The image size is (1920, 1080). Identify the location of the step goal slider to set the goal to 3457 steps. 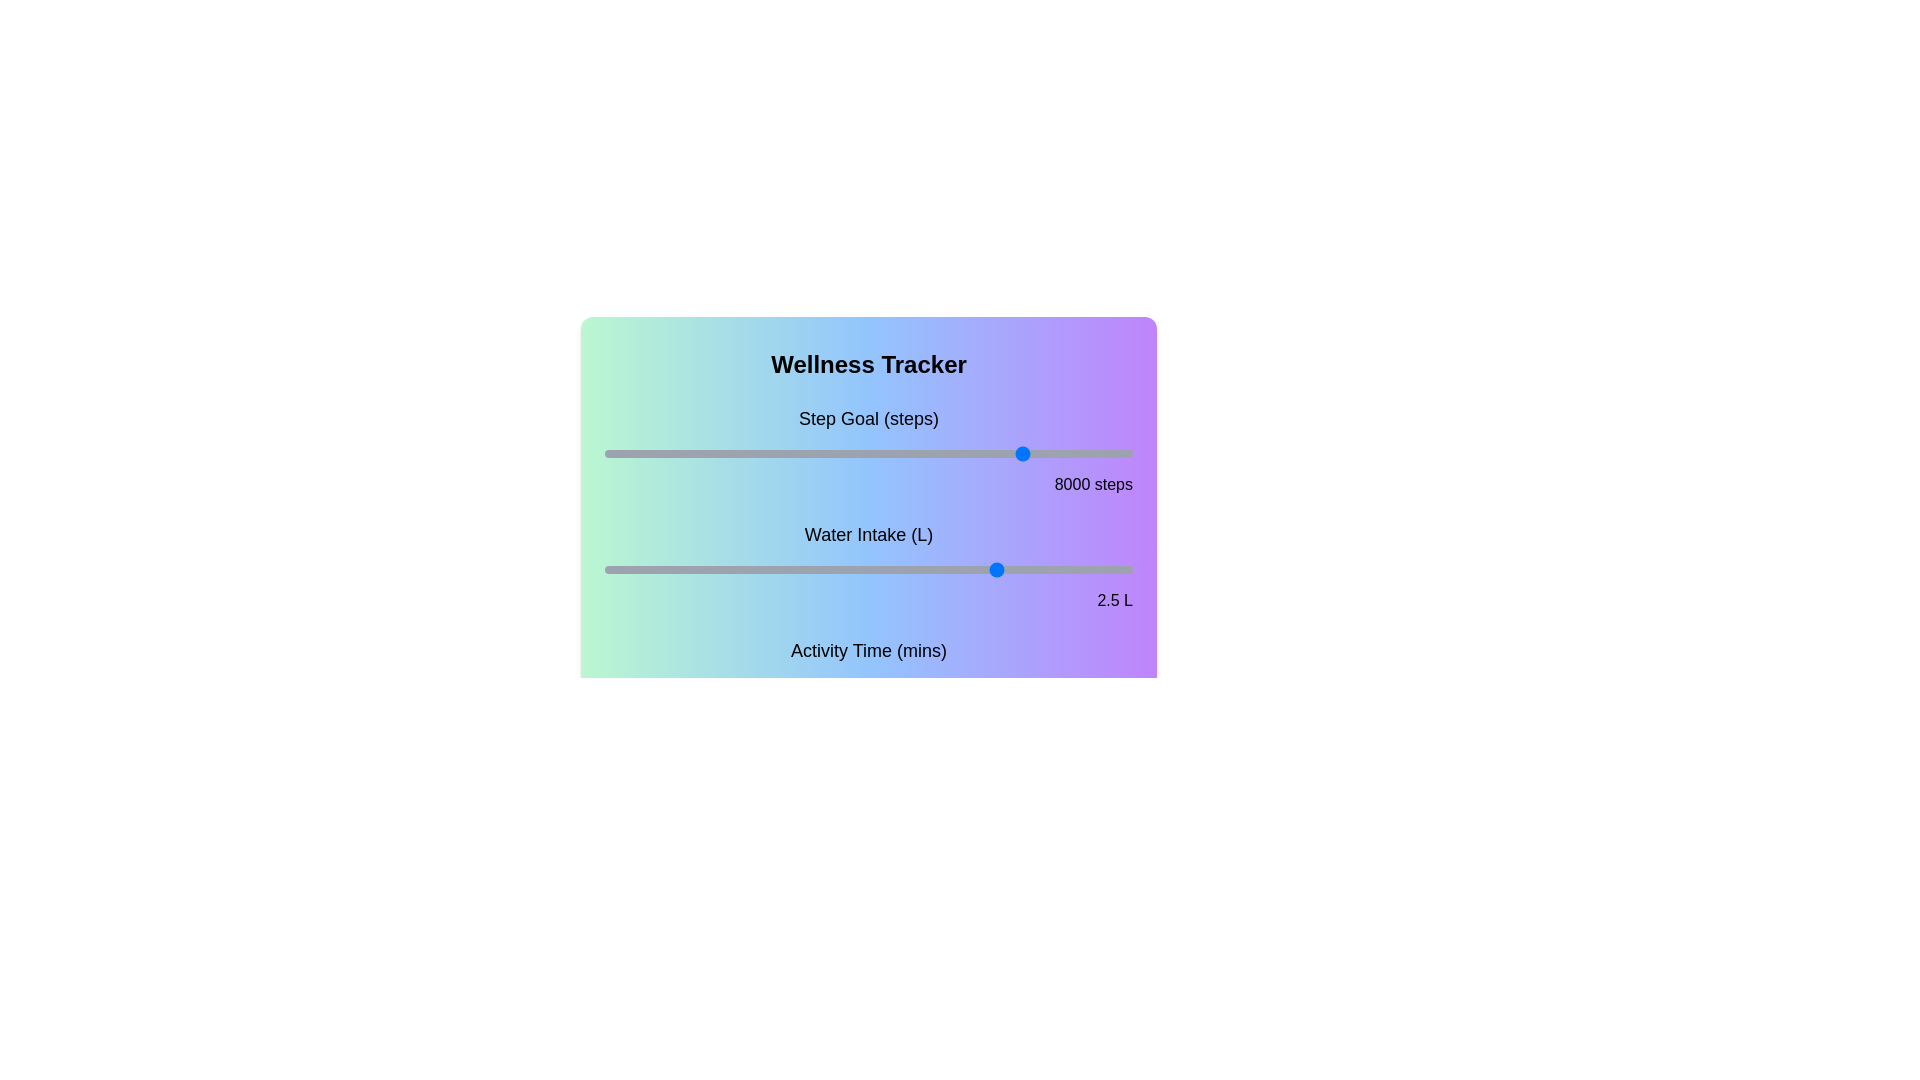
(786, 454).